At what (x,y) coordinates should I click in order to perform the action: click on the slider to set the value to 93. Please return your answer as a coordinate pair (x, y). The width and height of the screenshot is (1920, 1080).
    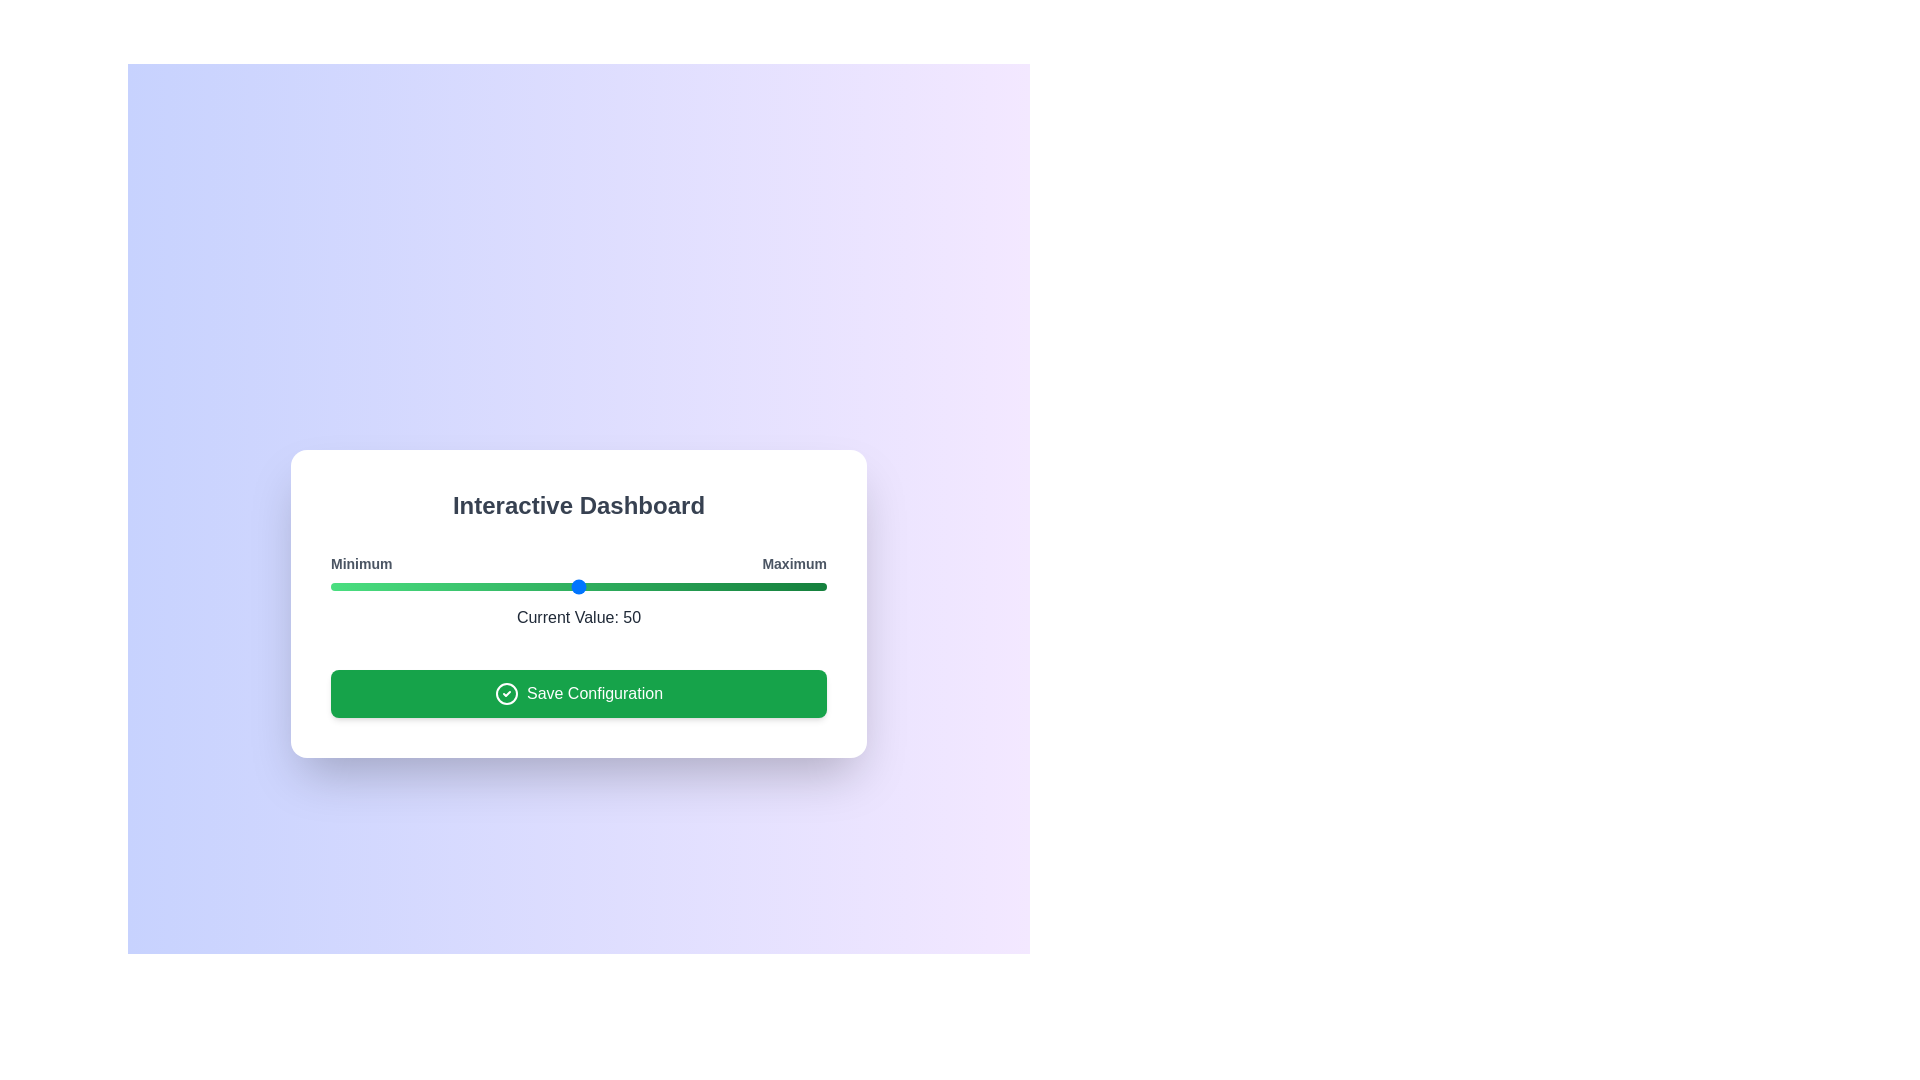
    Looking at the image, I should click on (791, 585).